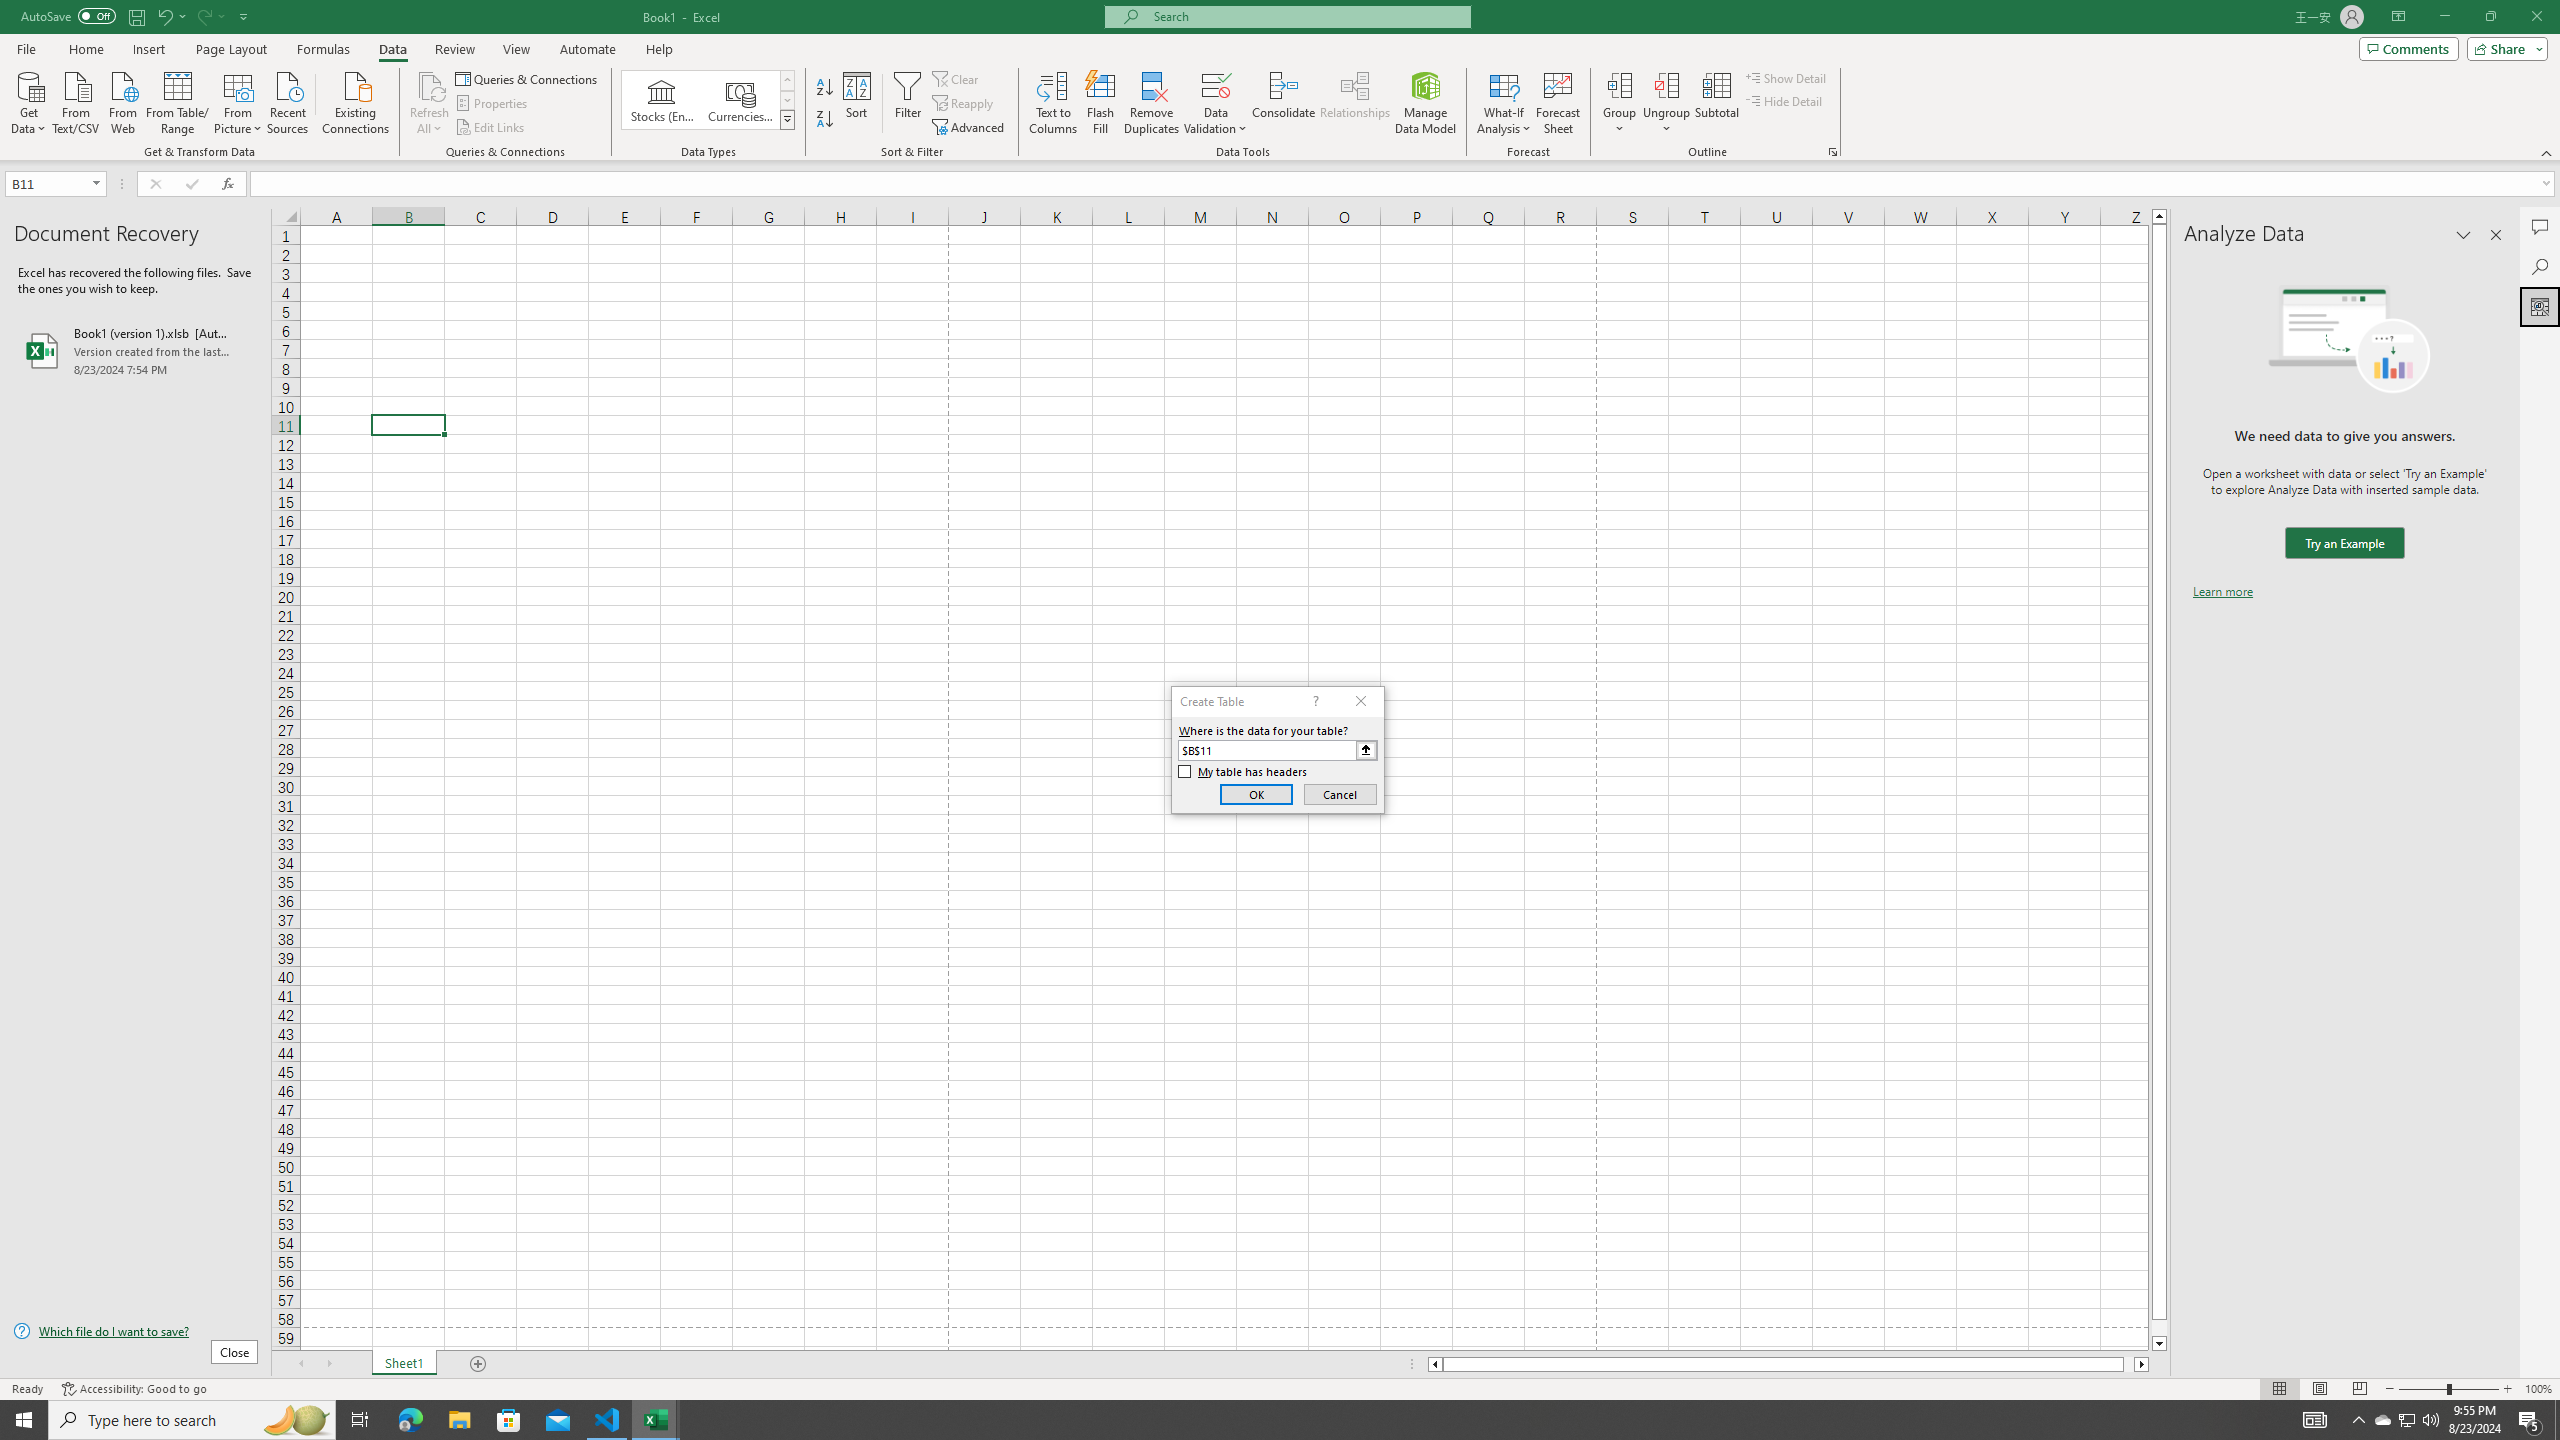 This screenshot has height=1440, width=2560. Describe the element at coordinates (957, 78) in the screenshot. I see `'Clear'` at that location.